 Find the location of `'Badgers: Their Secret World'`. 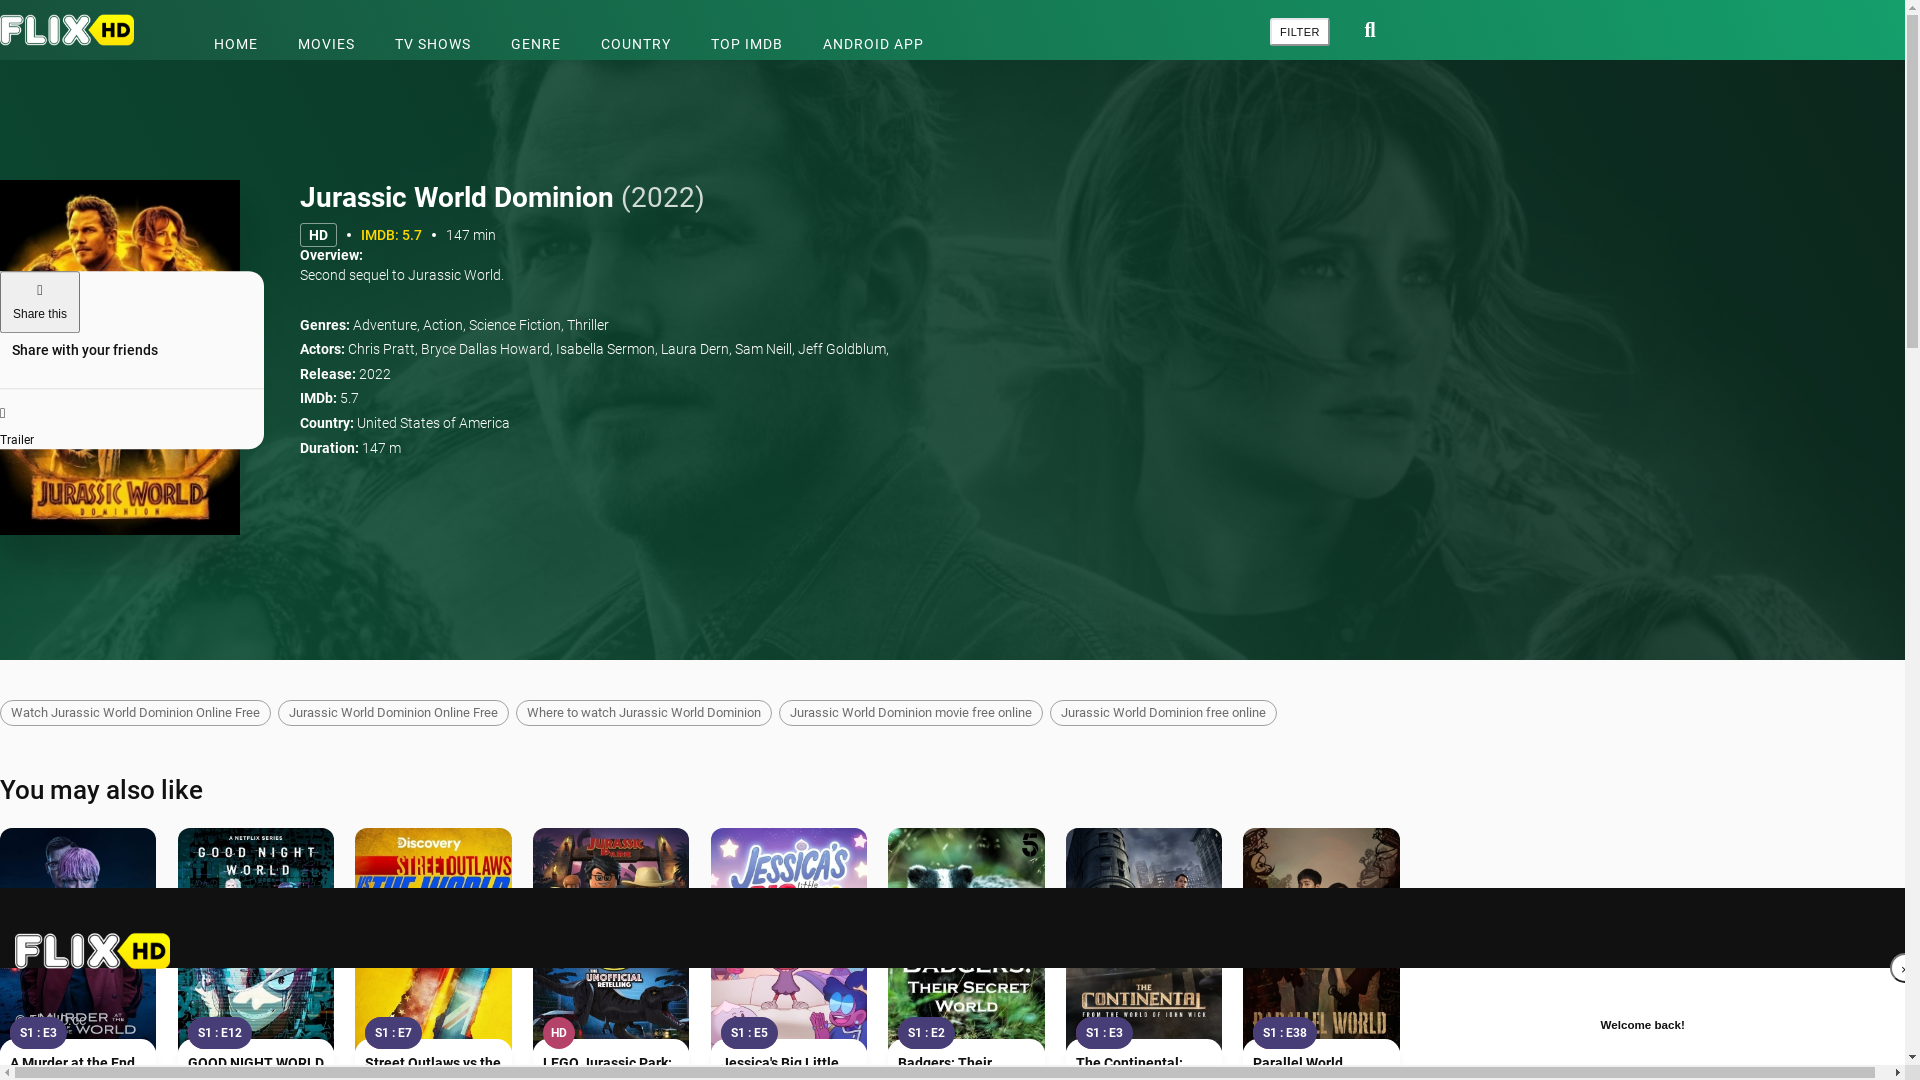

'Badgers: Their Secret World' is located at coordinates (965, 943).